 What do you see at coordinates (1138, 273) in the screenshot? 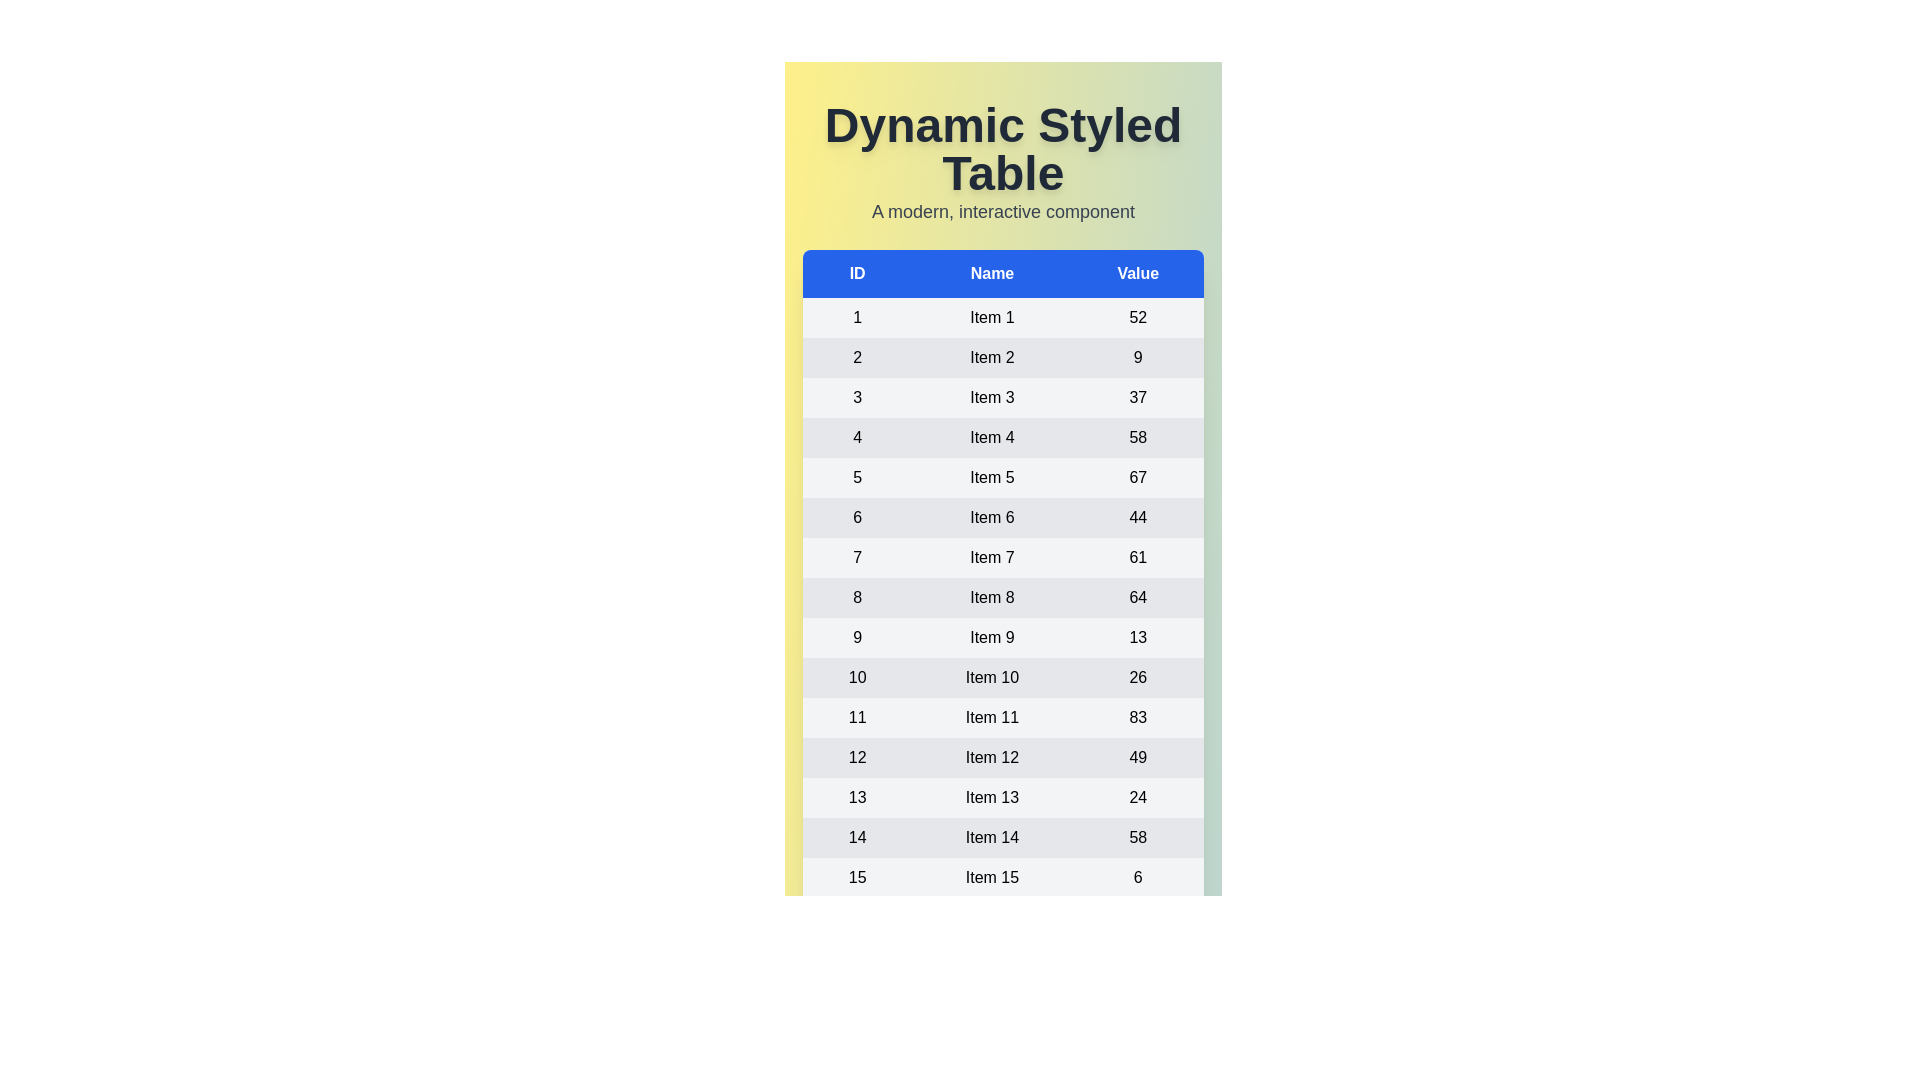
I see `the Value table header to sort the table by that column` at bounding box center [1138, 273].